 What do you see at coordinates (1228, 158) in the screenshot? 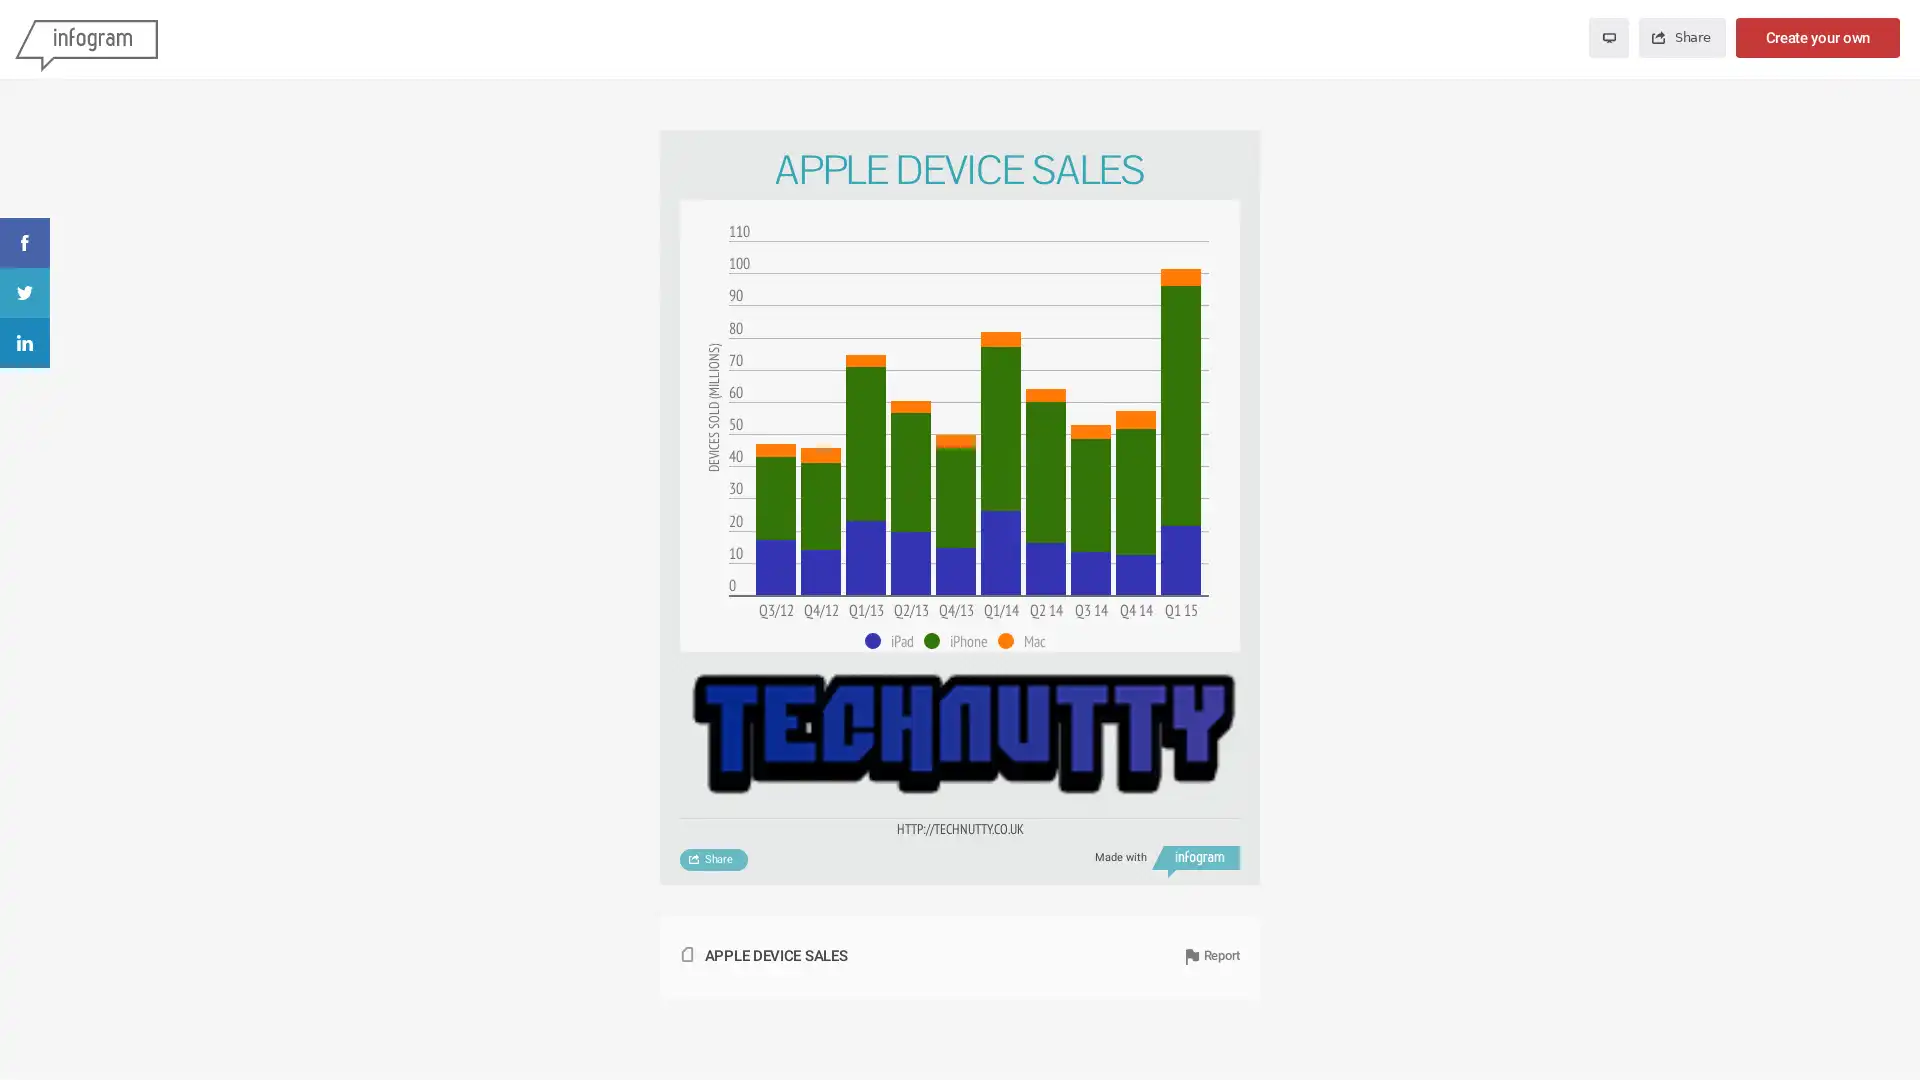
I see `Show side buttons` at bounding box center [1228, 158].